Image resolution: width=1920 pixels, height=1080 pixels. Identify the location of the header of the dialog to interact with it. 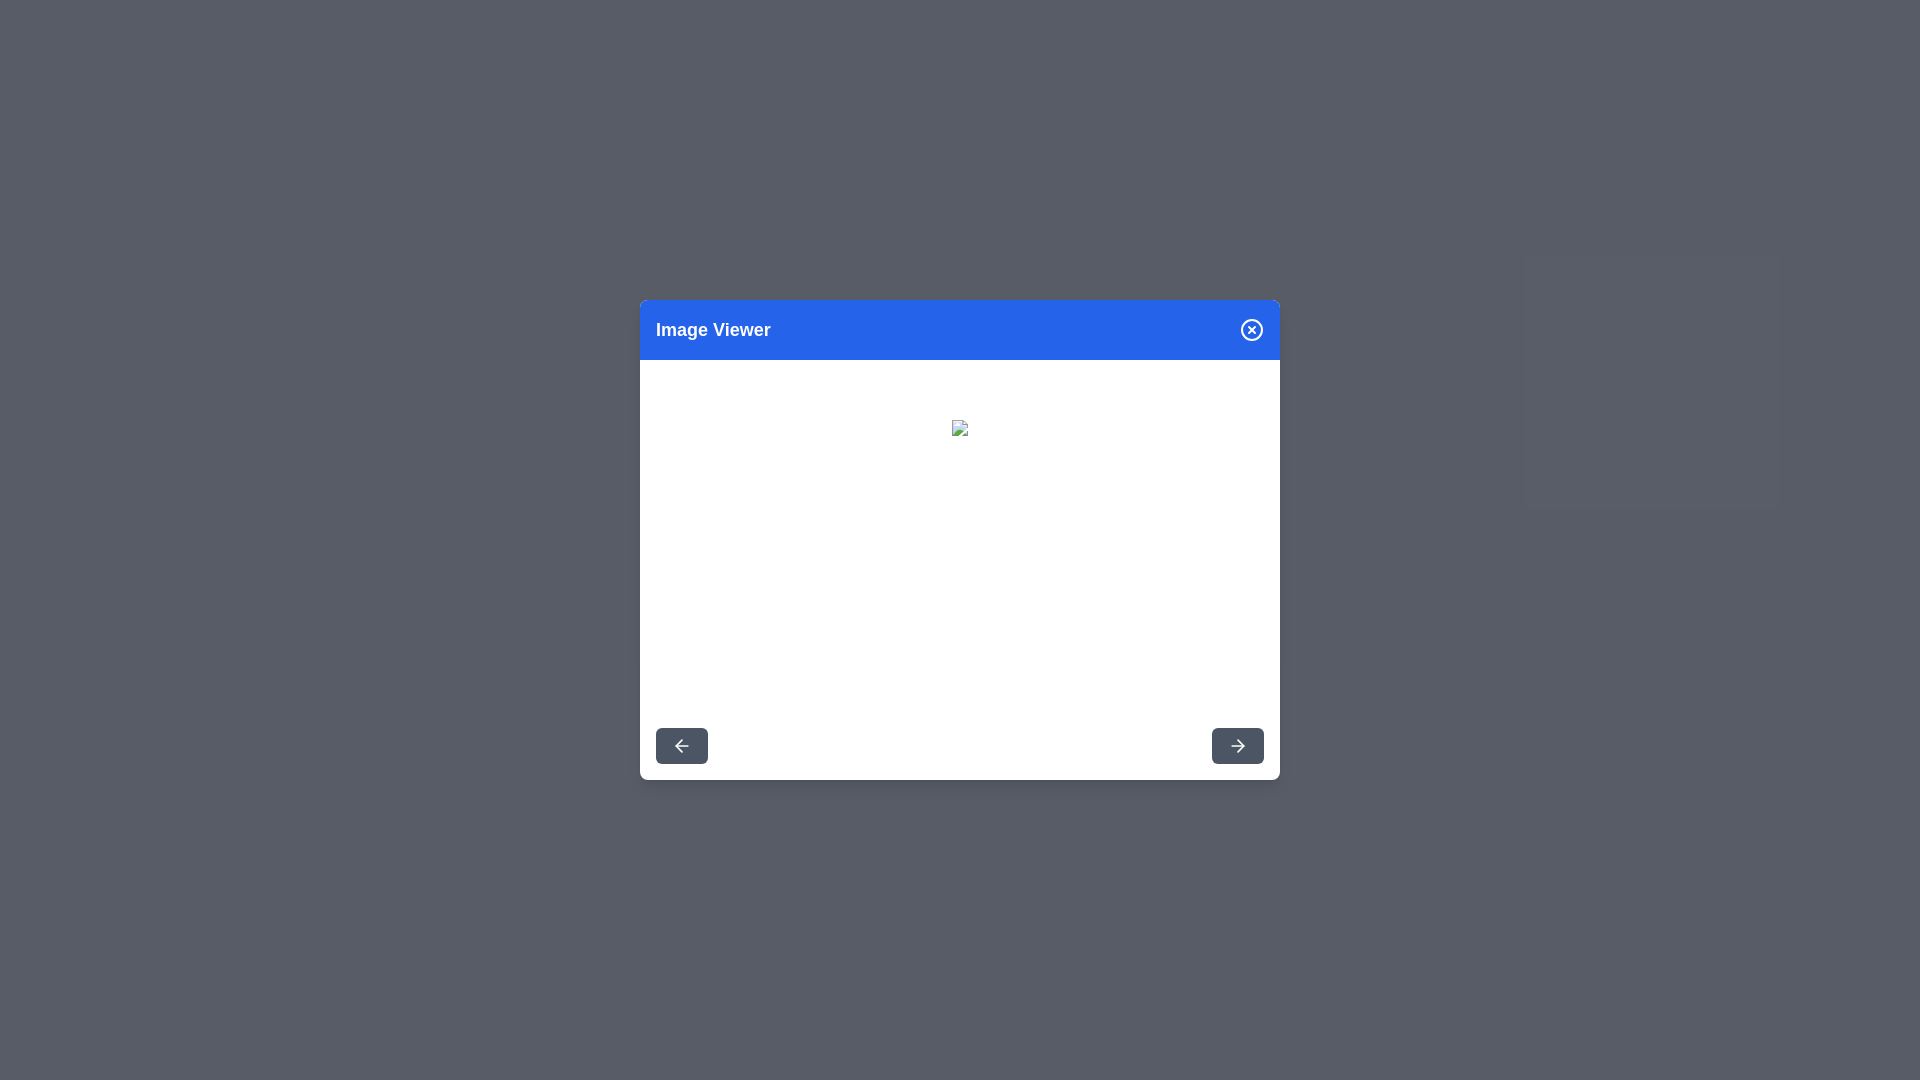
(960, 329).